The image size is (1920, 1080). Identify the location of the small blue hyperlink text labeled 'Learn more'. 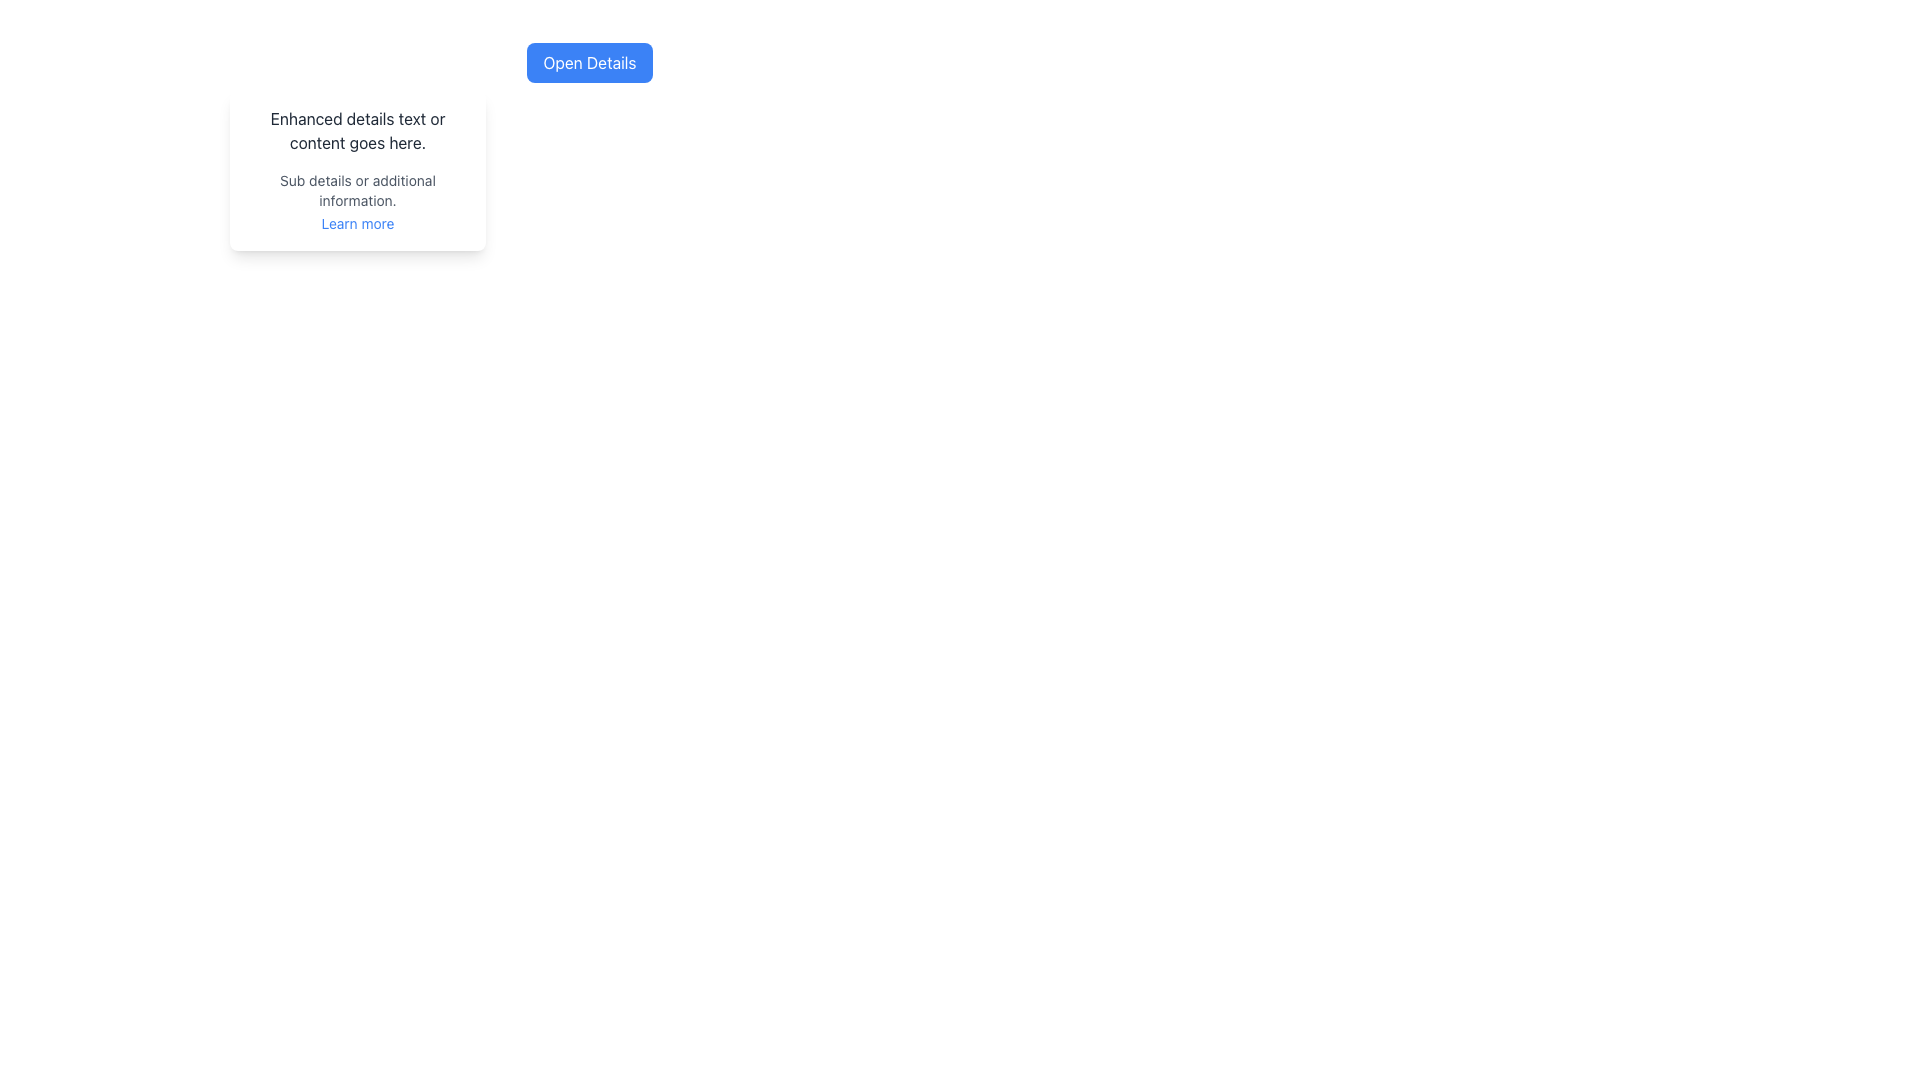
(358, 223).